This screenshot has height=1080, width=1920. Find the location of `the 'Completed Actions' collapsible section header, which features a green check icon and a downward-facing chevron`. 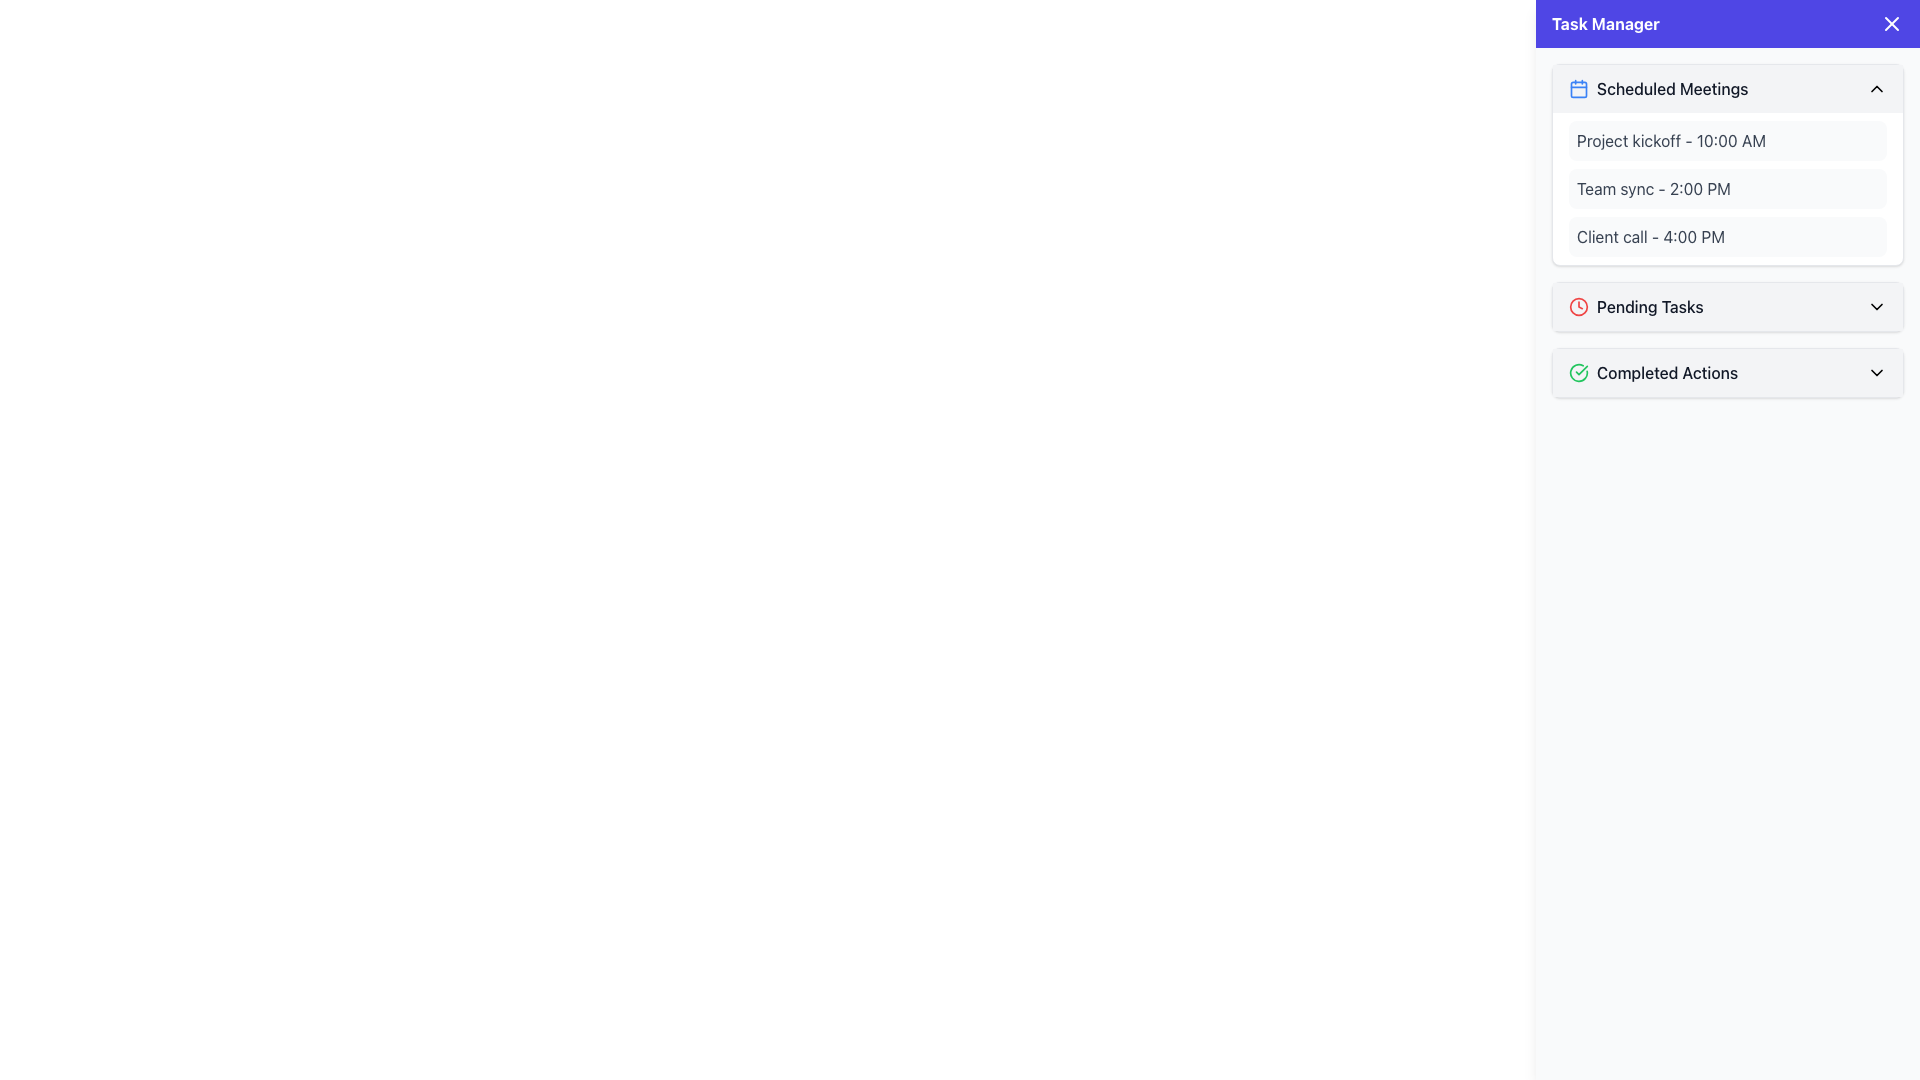

the 'Completed Actions' collapsible section header, which features a green check icon and a downward-facing chevron is located at coordinates (1727, 373).